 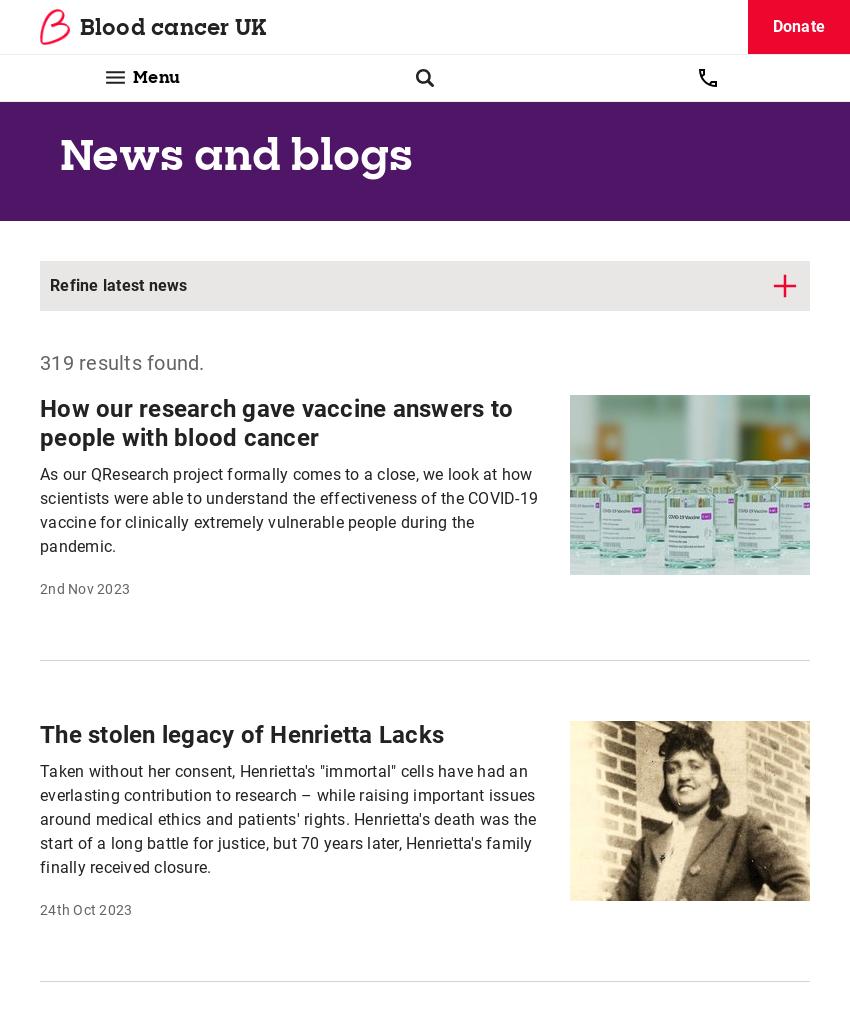 I want to click on 'Yorkshire Farmhouse raises £1.95 million money for vital blood cancer research!', so click(x=268, y=93).